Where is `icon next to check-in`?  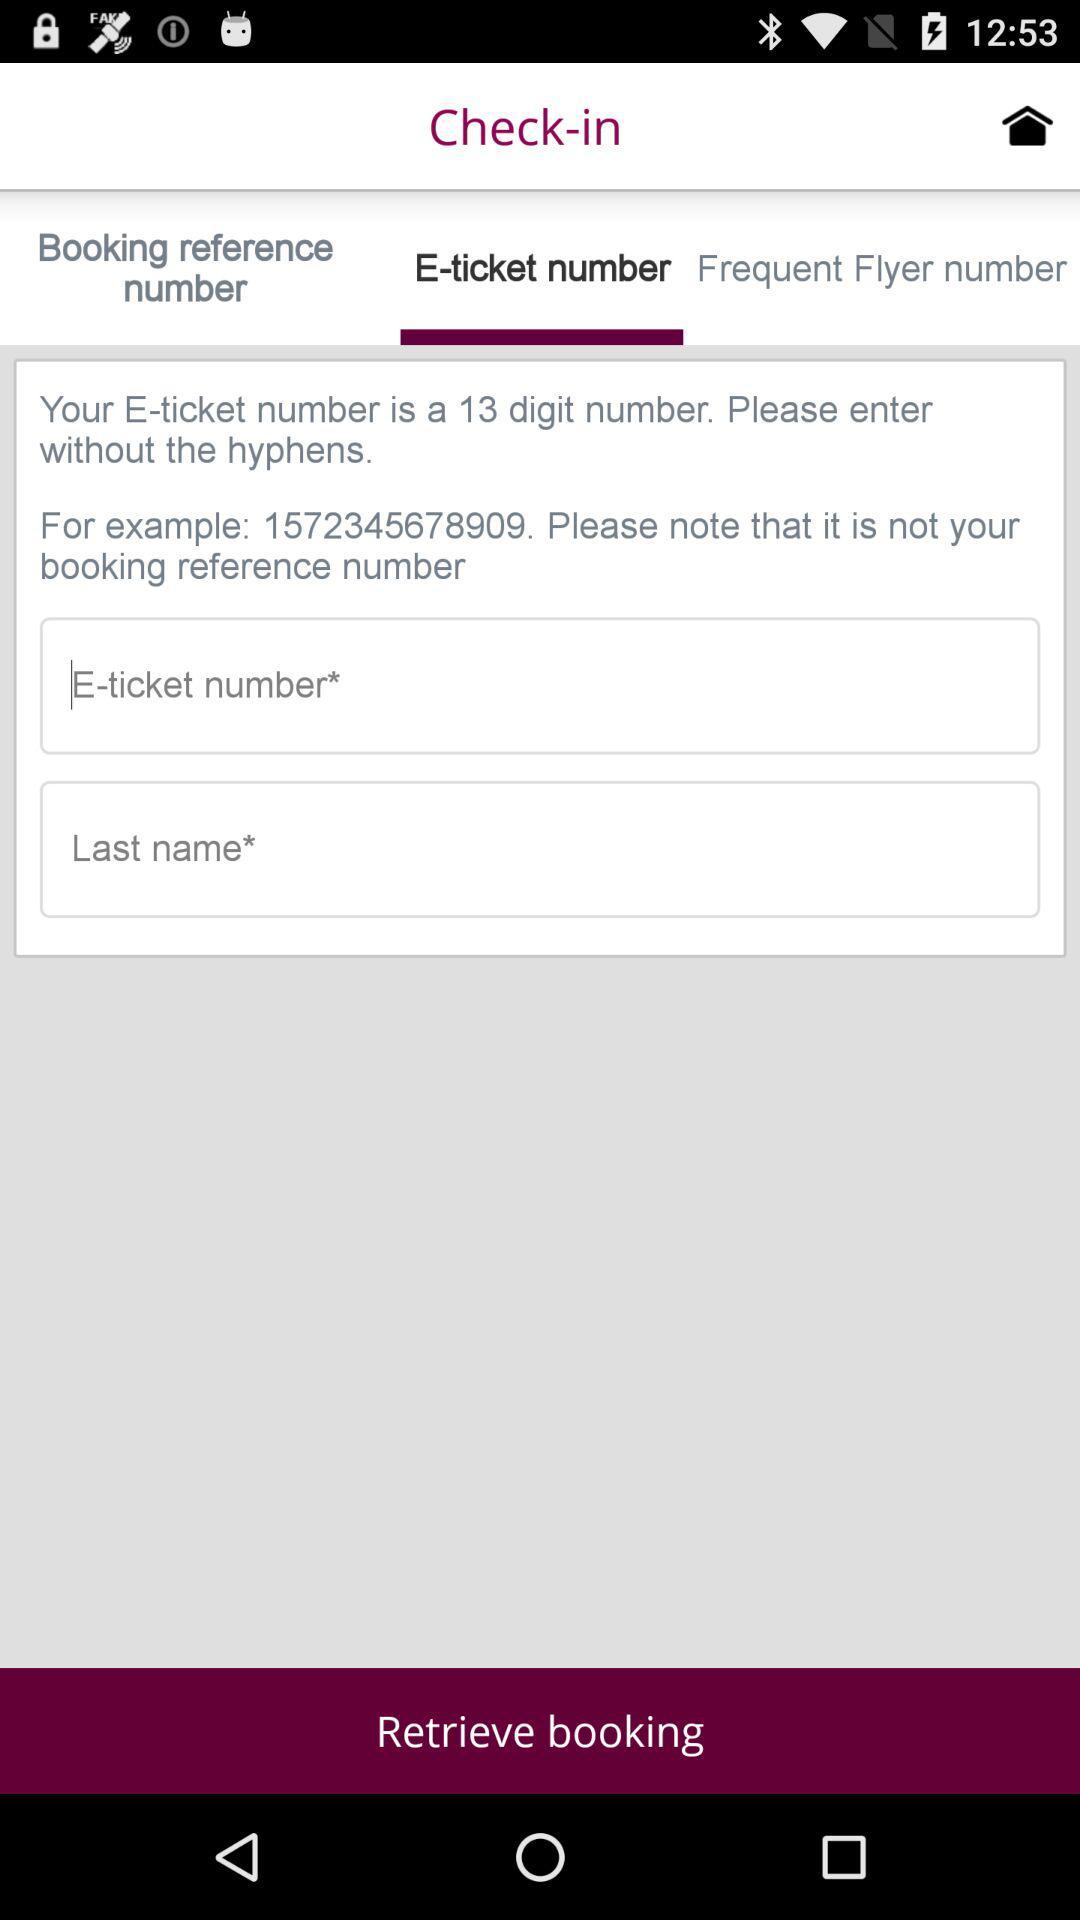
icon next to check-in is located at coordinates (1027, 124).